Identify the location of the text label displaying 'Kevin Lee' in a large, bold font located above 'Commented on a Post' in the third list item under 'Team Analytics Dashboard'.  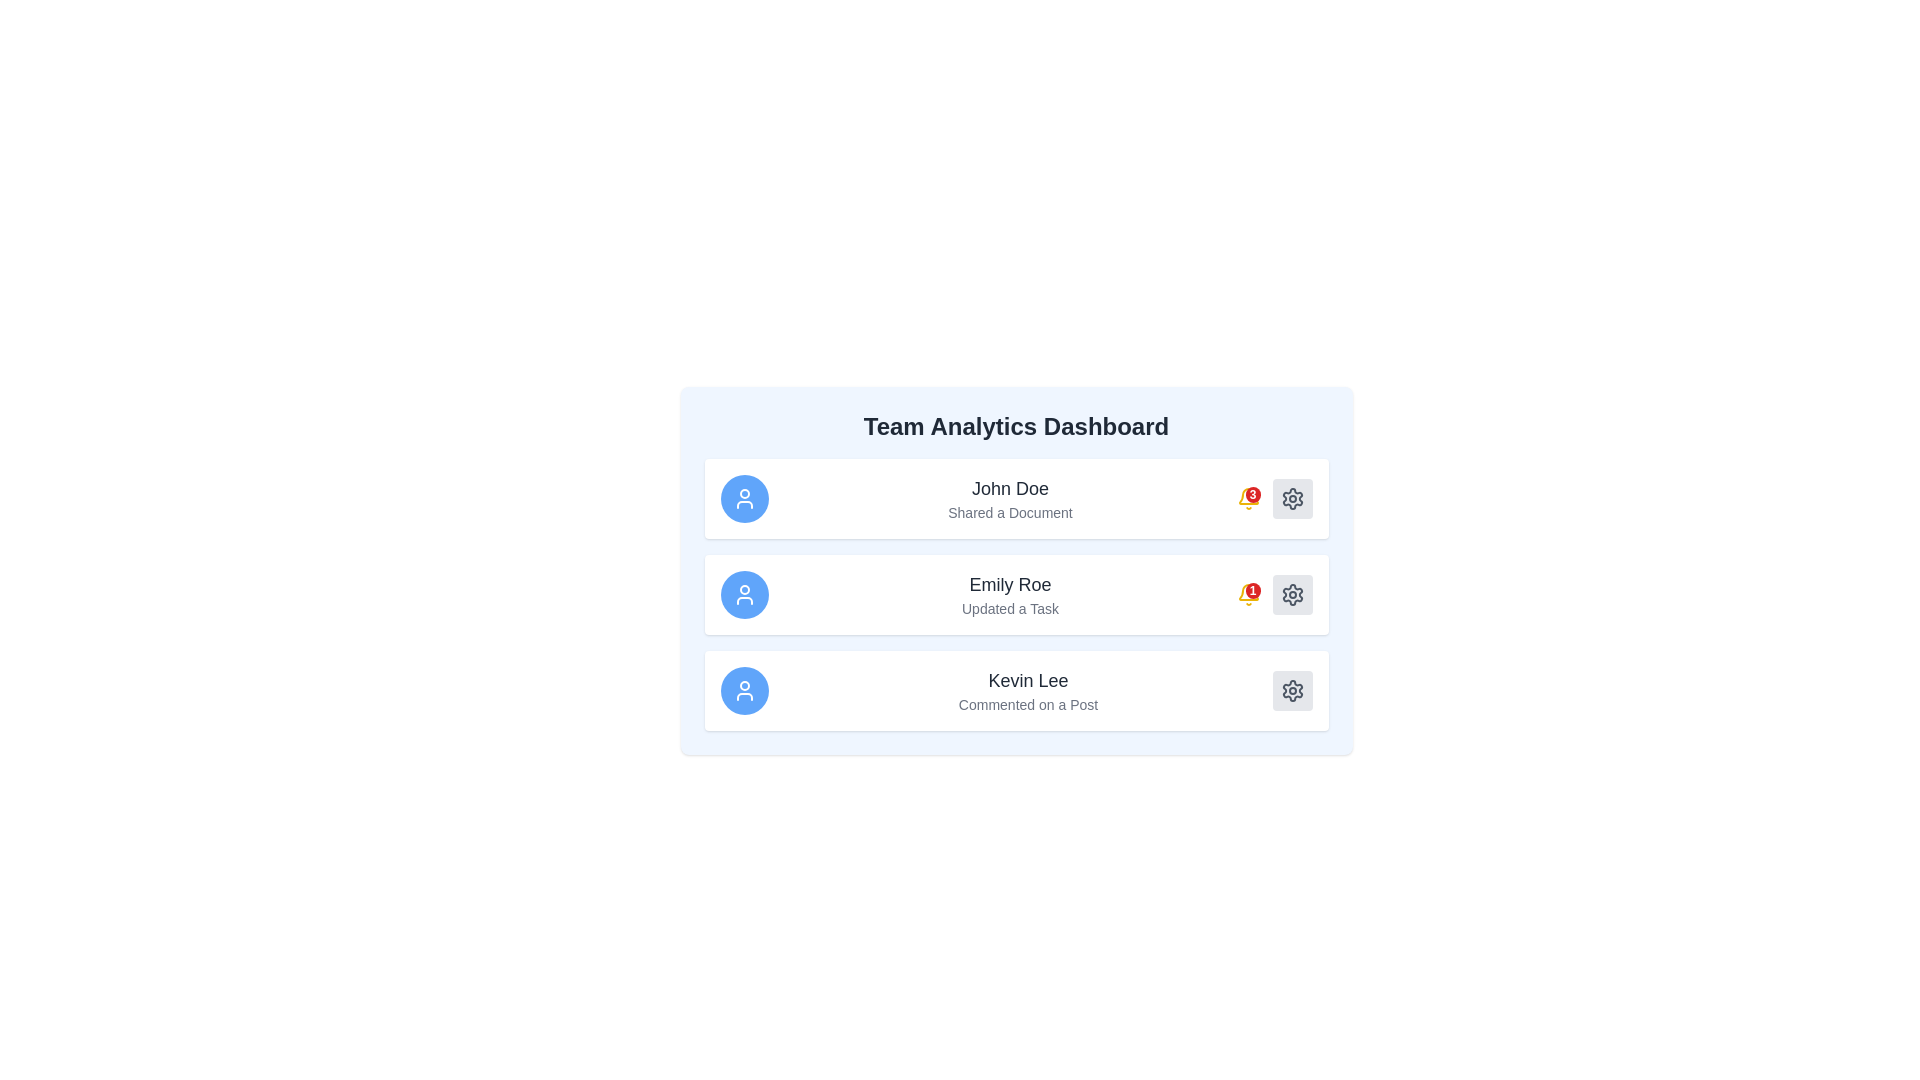
(1028, 680).